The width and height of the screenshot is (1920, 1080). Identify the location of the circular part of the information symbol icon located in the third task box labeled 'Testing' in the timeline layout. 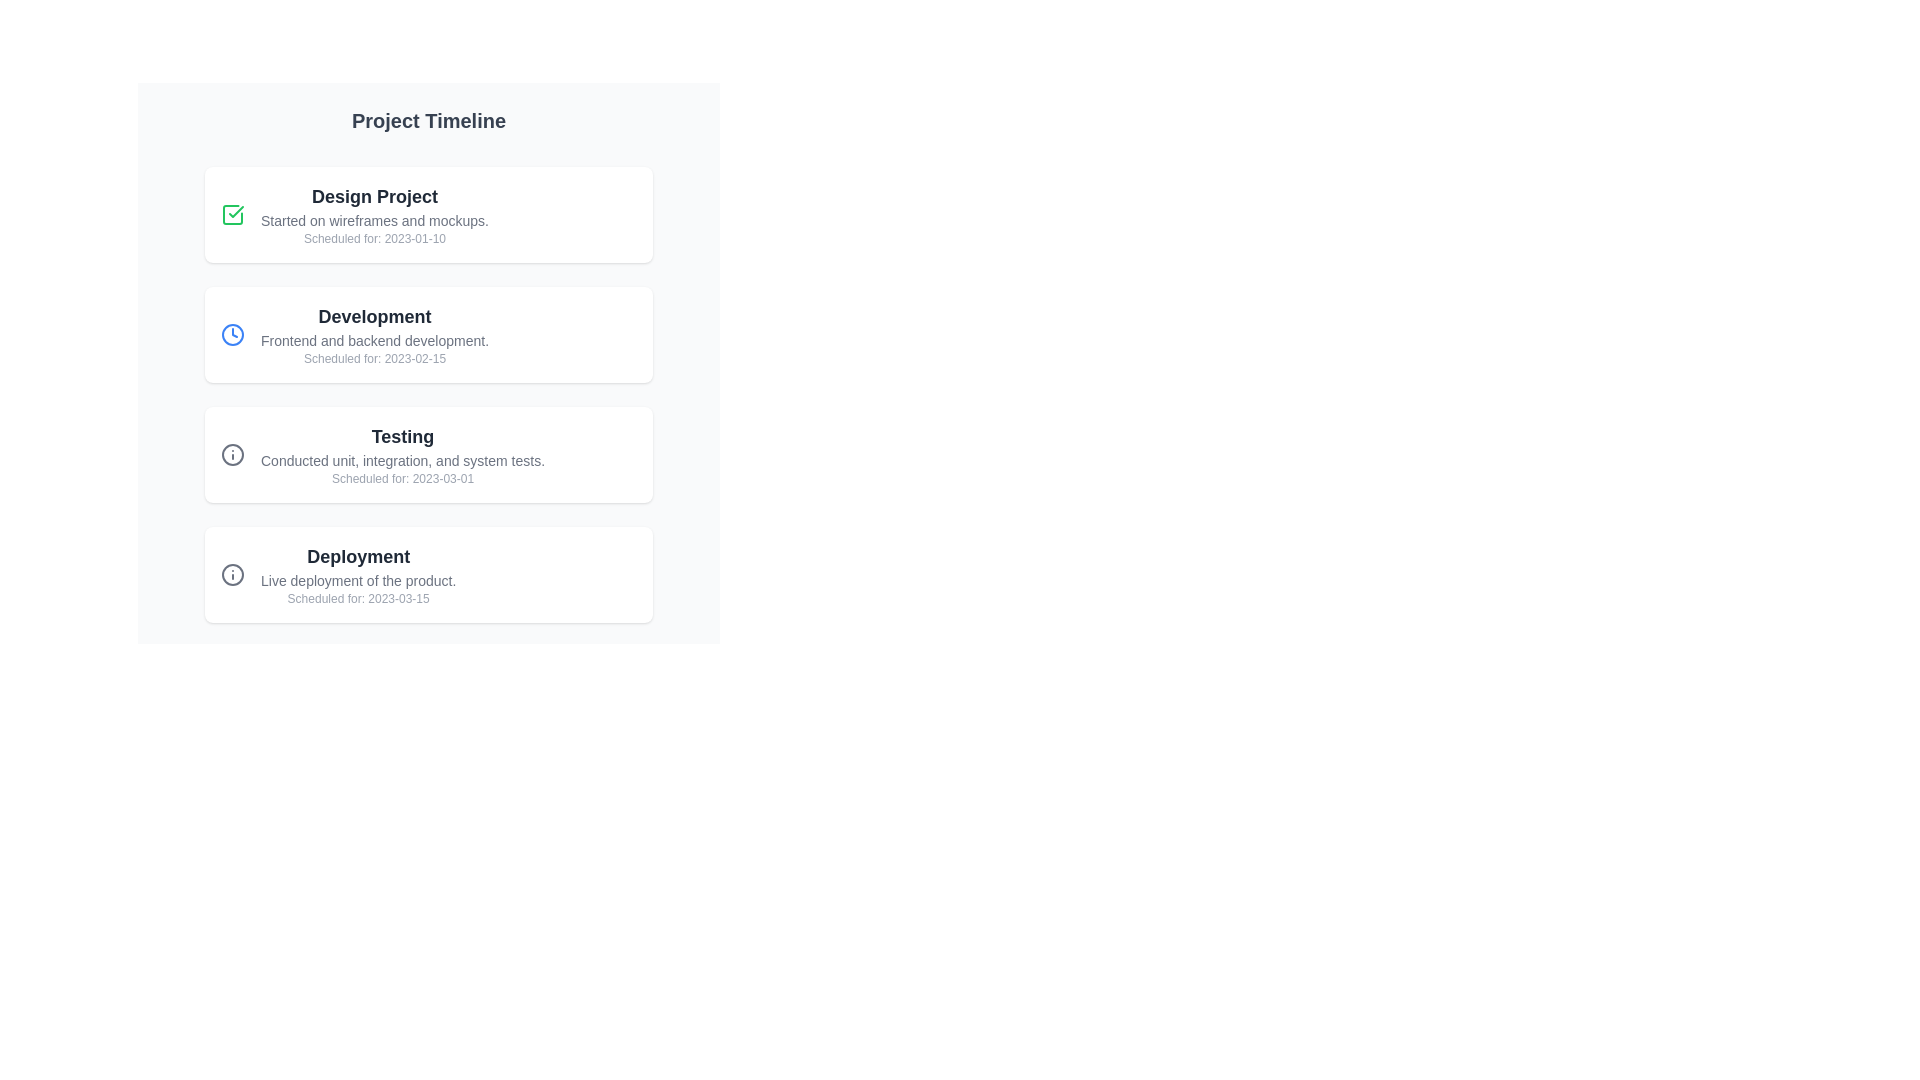
(233, 574).